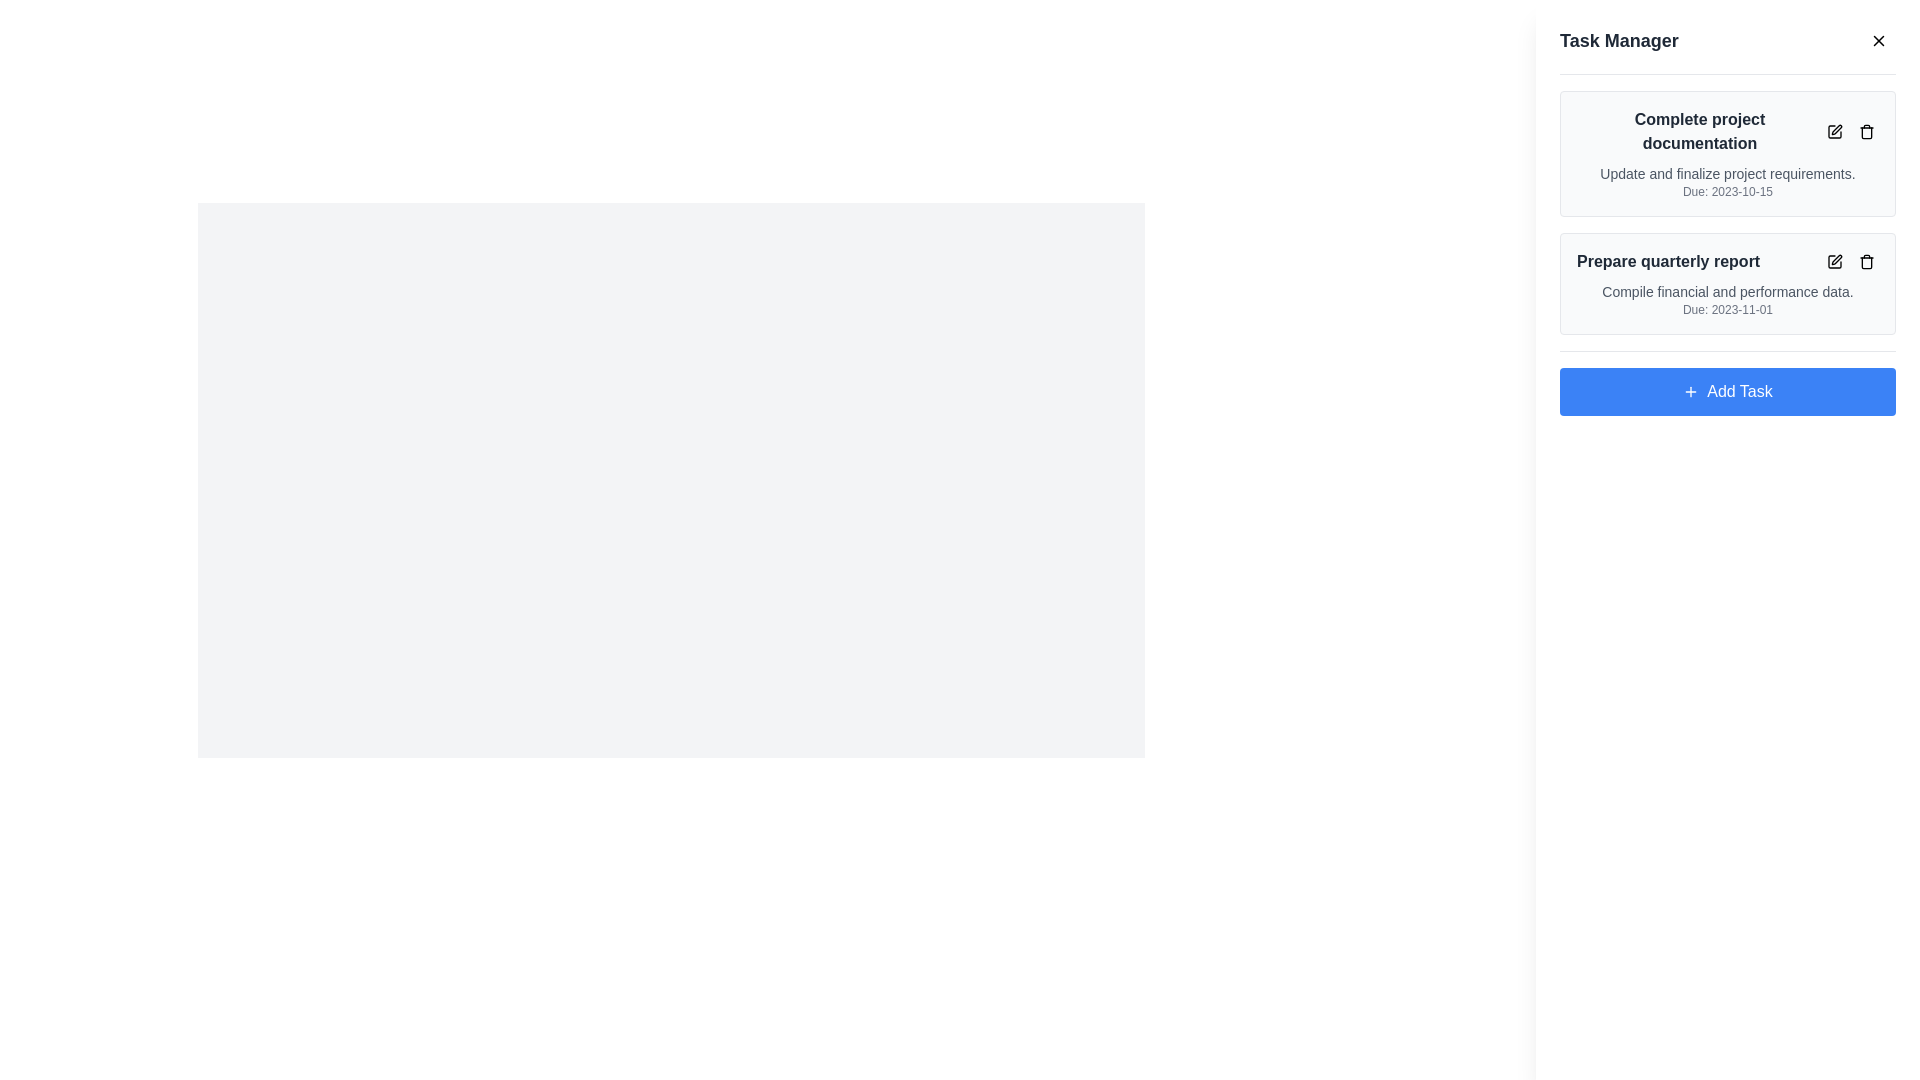 This screenshot has width=1920, height=1080. What do you see at coordinates (1866, 261) in the screenshot?
I see `the trash can icon button located in the second task entry row of the Task Manager interface` at bounding box center [1866, 261].